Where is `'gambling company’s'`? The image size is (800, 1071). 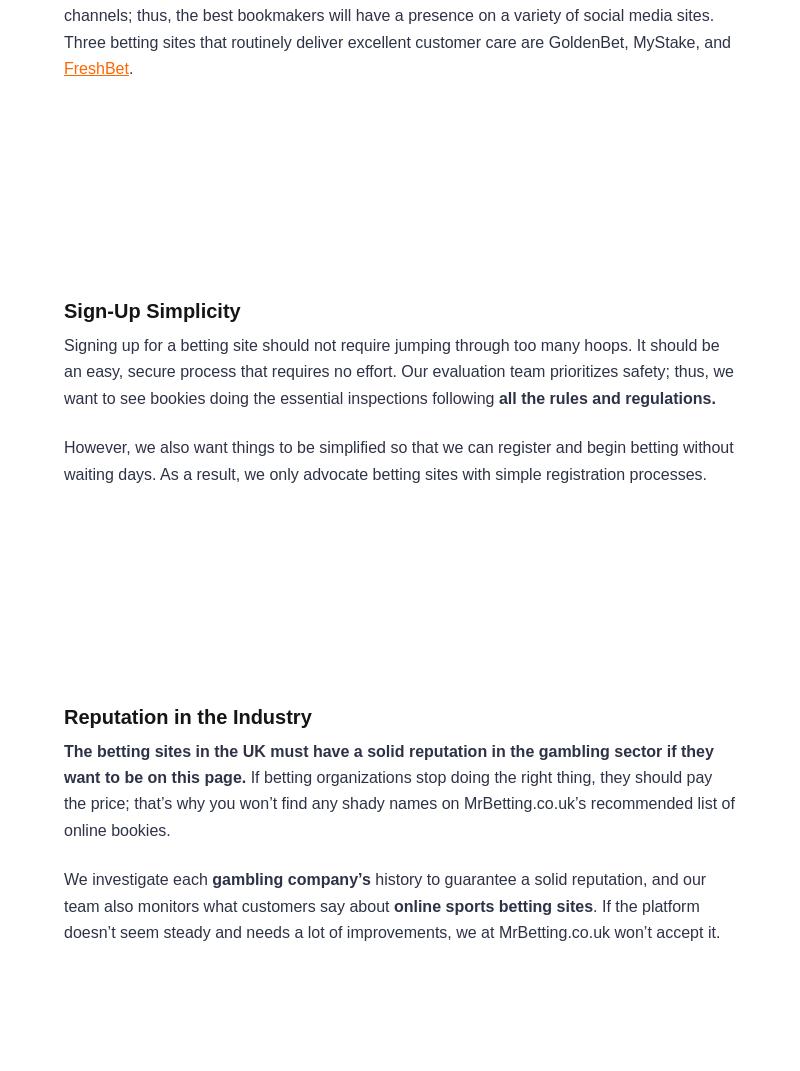
'gambling company’s' is located at coordinates (291, 879).